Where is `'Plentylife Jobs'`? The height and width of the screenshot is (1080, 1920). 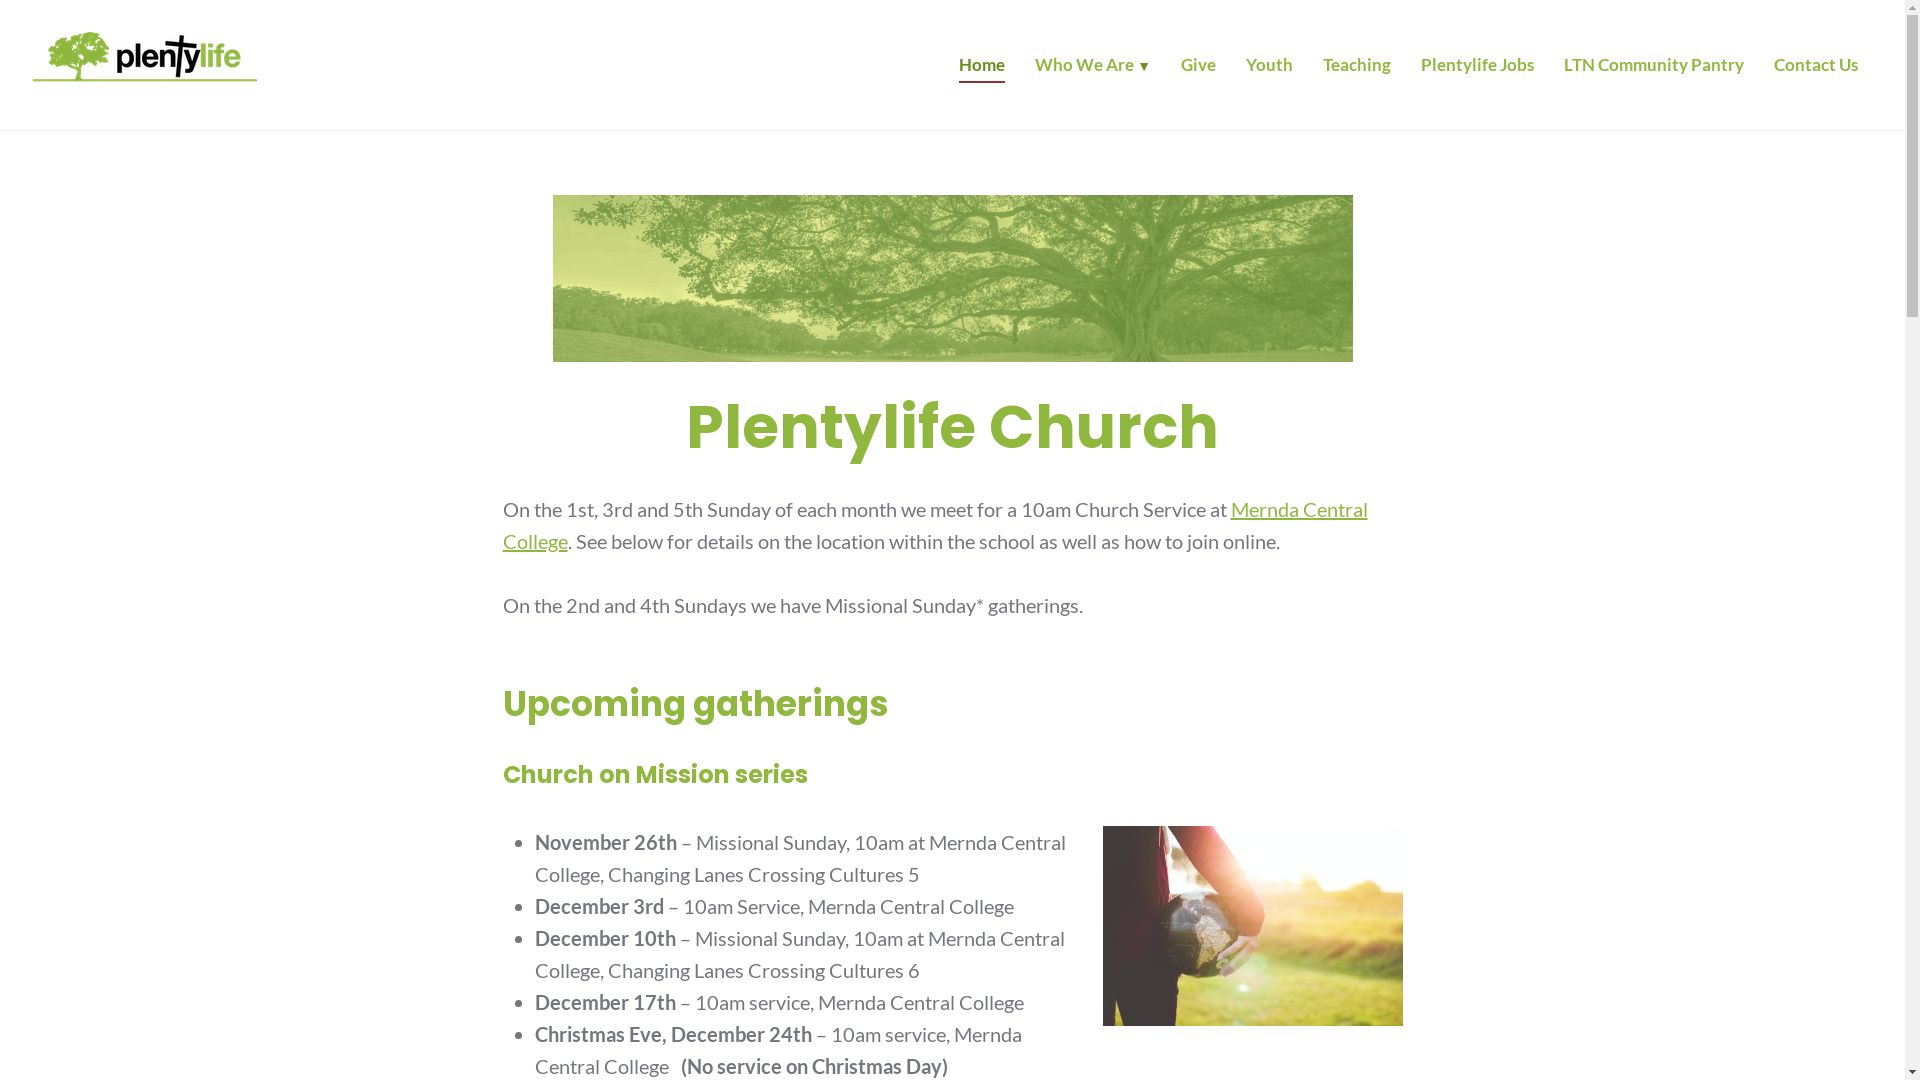
'Plentylife Jobs' is located at coordinates (1477, 67).